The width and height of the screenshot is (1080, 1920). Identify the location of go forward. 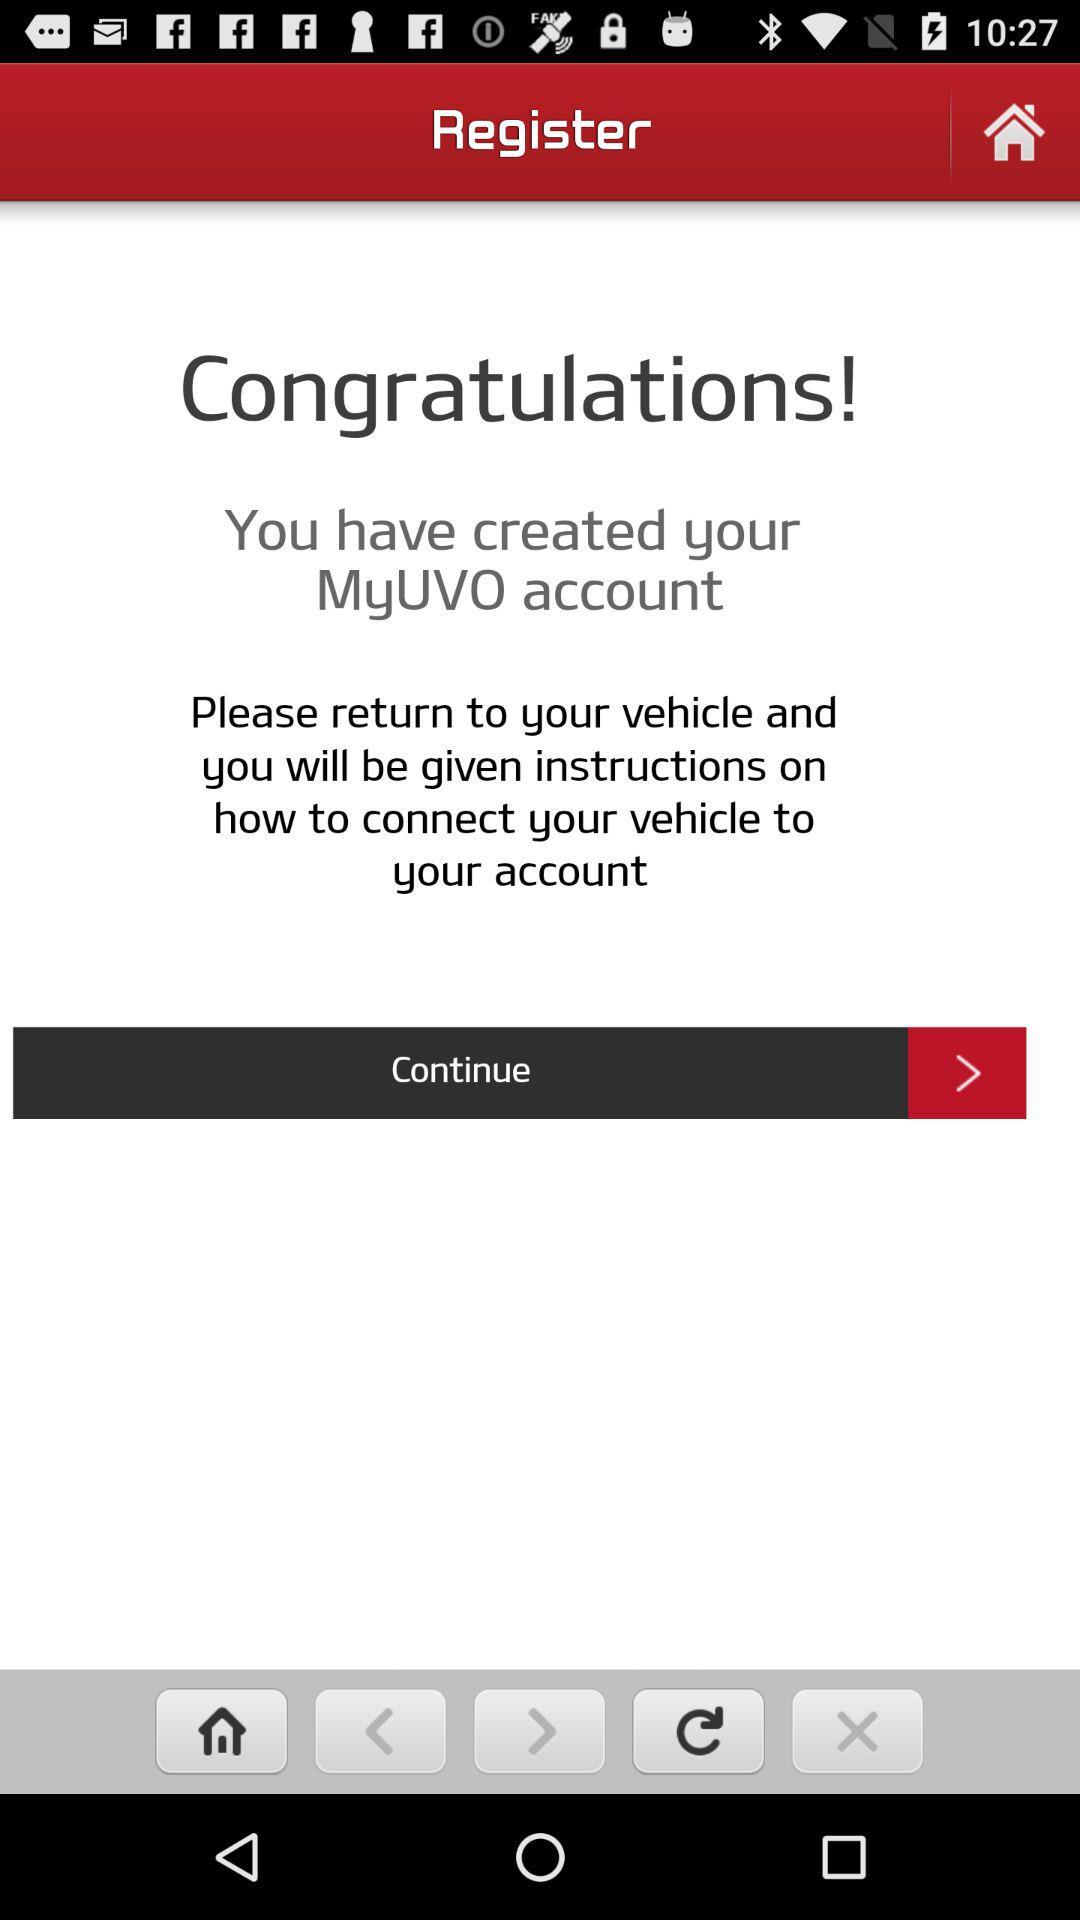
(538, 1730).